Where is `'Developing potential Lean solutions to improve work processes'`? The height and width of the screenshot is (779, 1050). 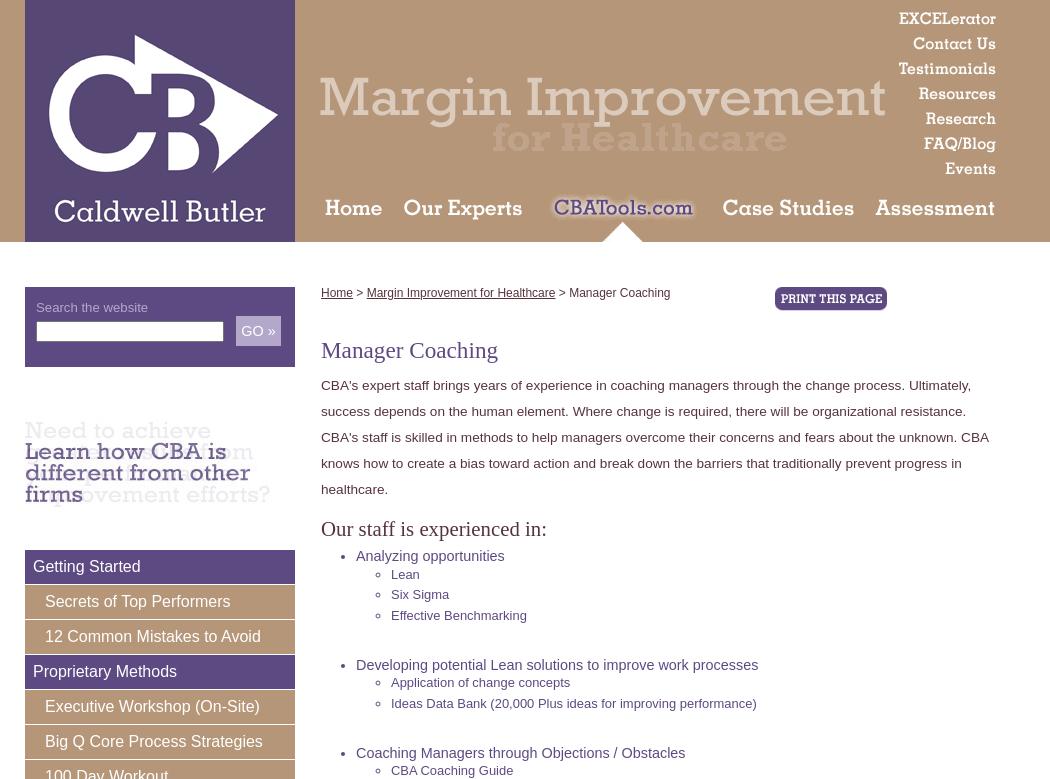 'Developing potential Lean solutions to improve work processes' is located at coordinates (557, 665).